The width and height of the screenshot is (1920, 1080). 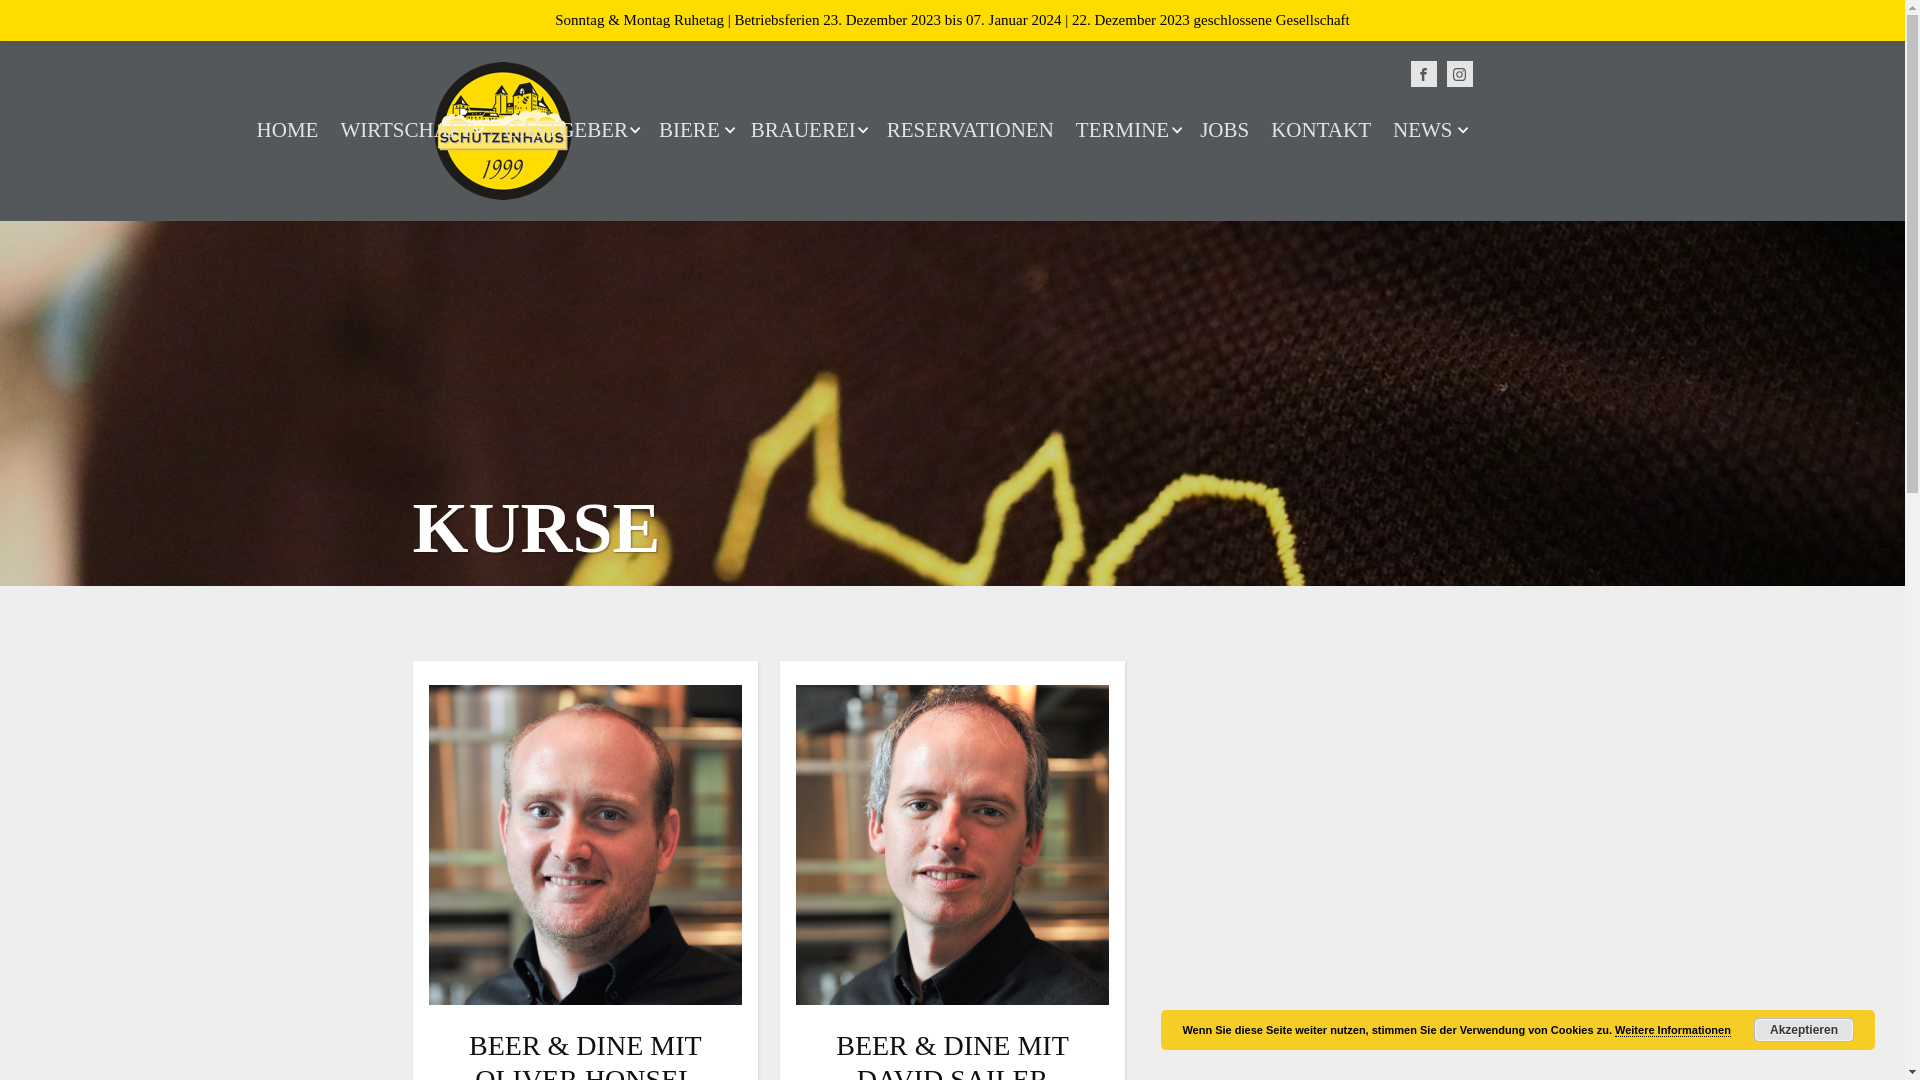 I want to click on 'RESERVATIONEN', so click(x=970, y=131).